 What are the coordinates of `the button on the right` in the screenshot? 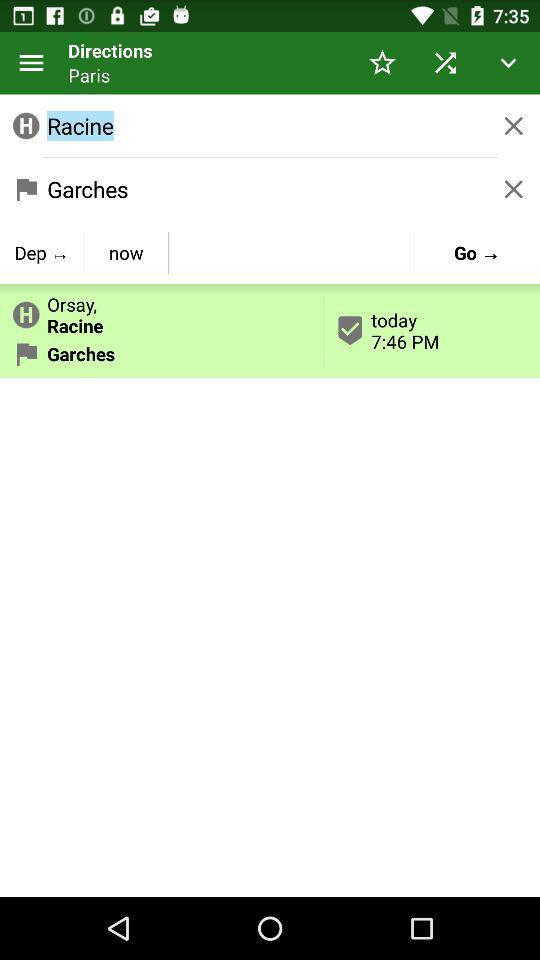 It's located at (431, 330).